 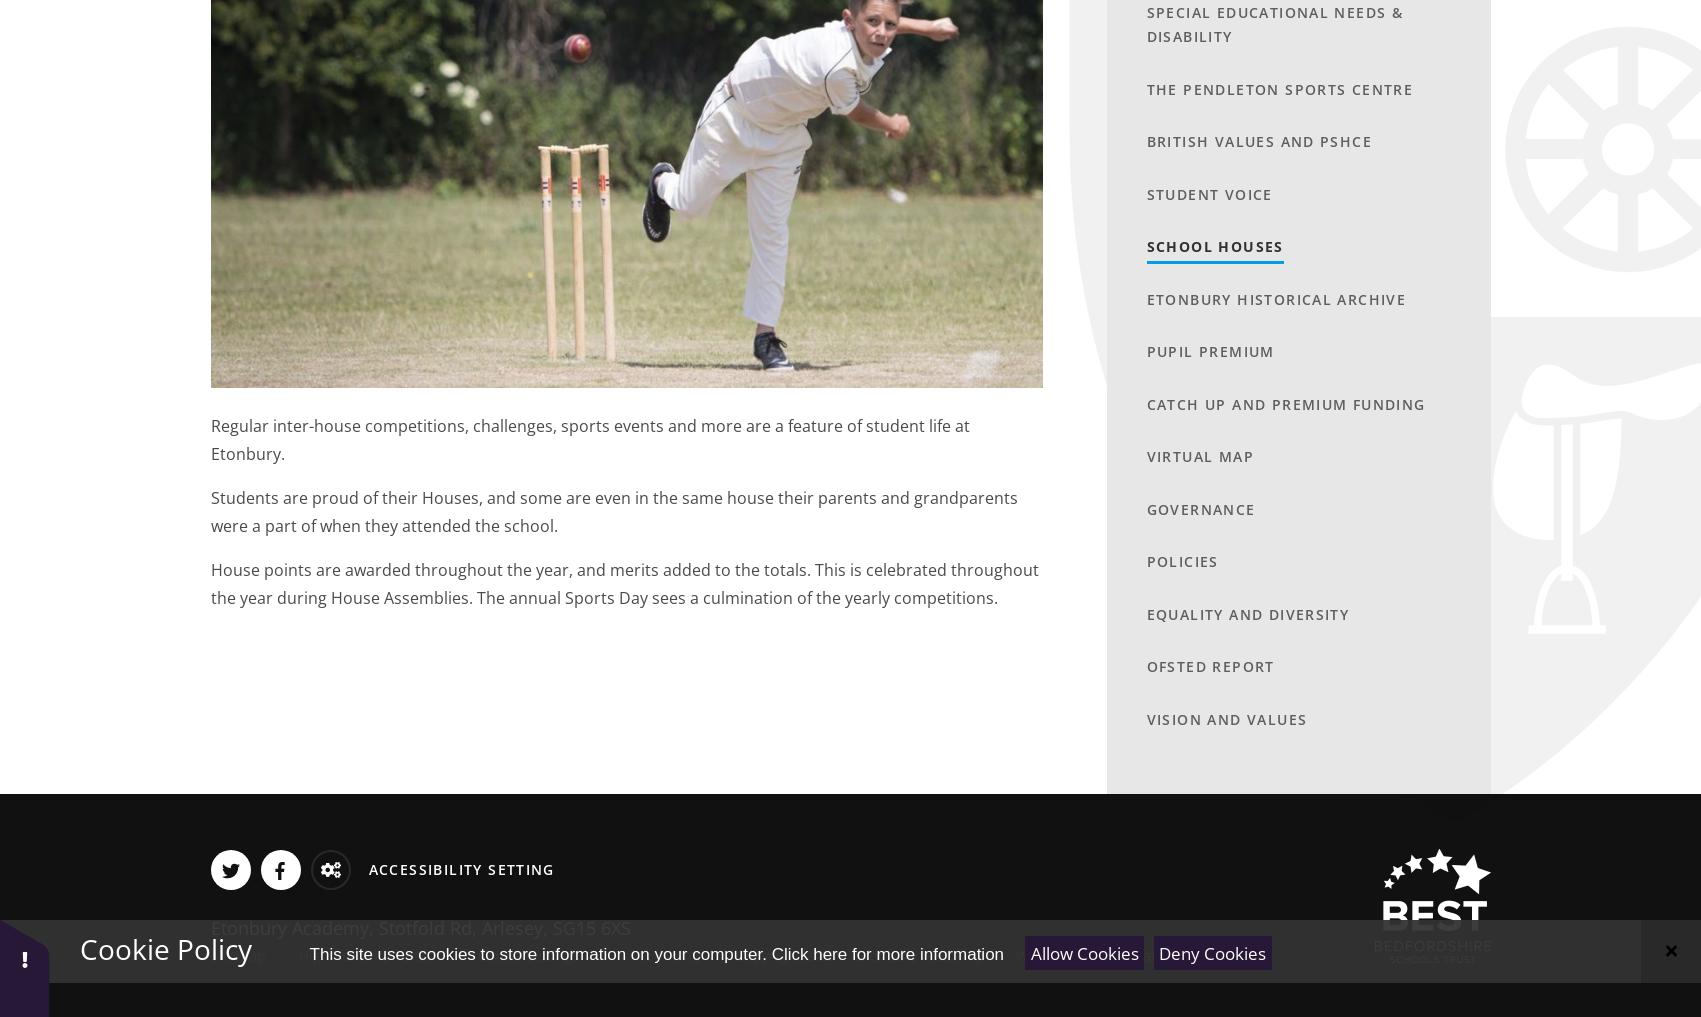 I want to click on 'Etonbury Historical Archive', so click(x=1275, y=298).